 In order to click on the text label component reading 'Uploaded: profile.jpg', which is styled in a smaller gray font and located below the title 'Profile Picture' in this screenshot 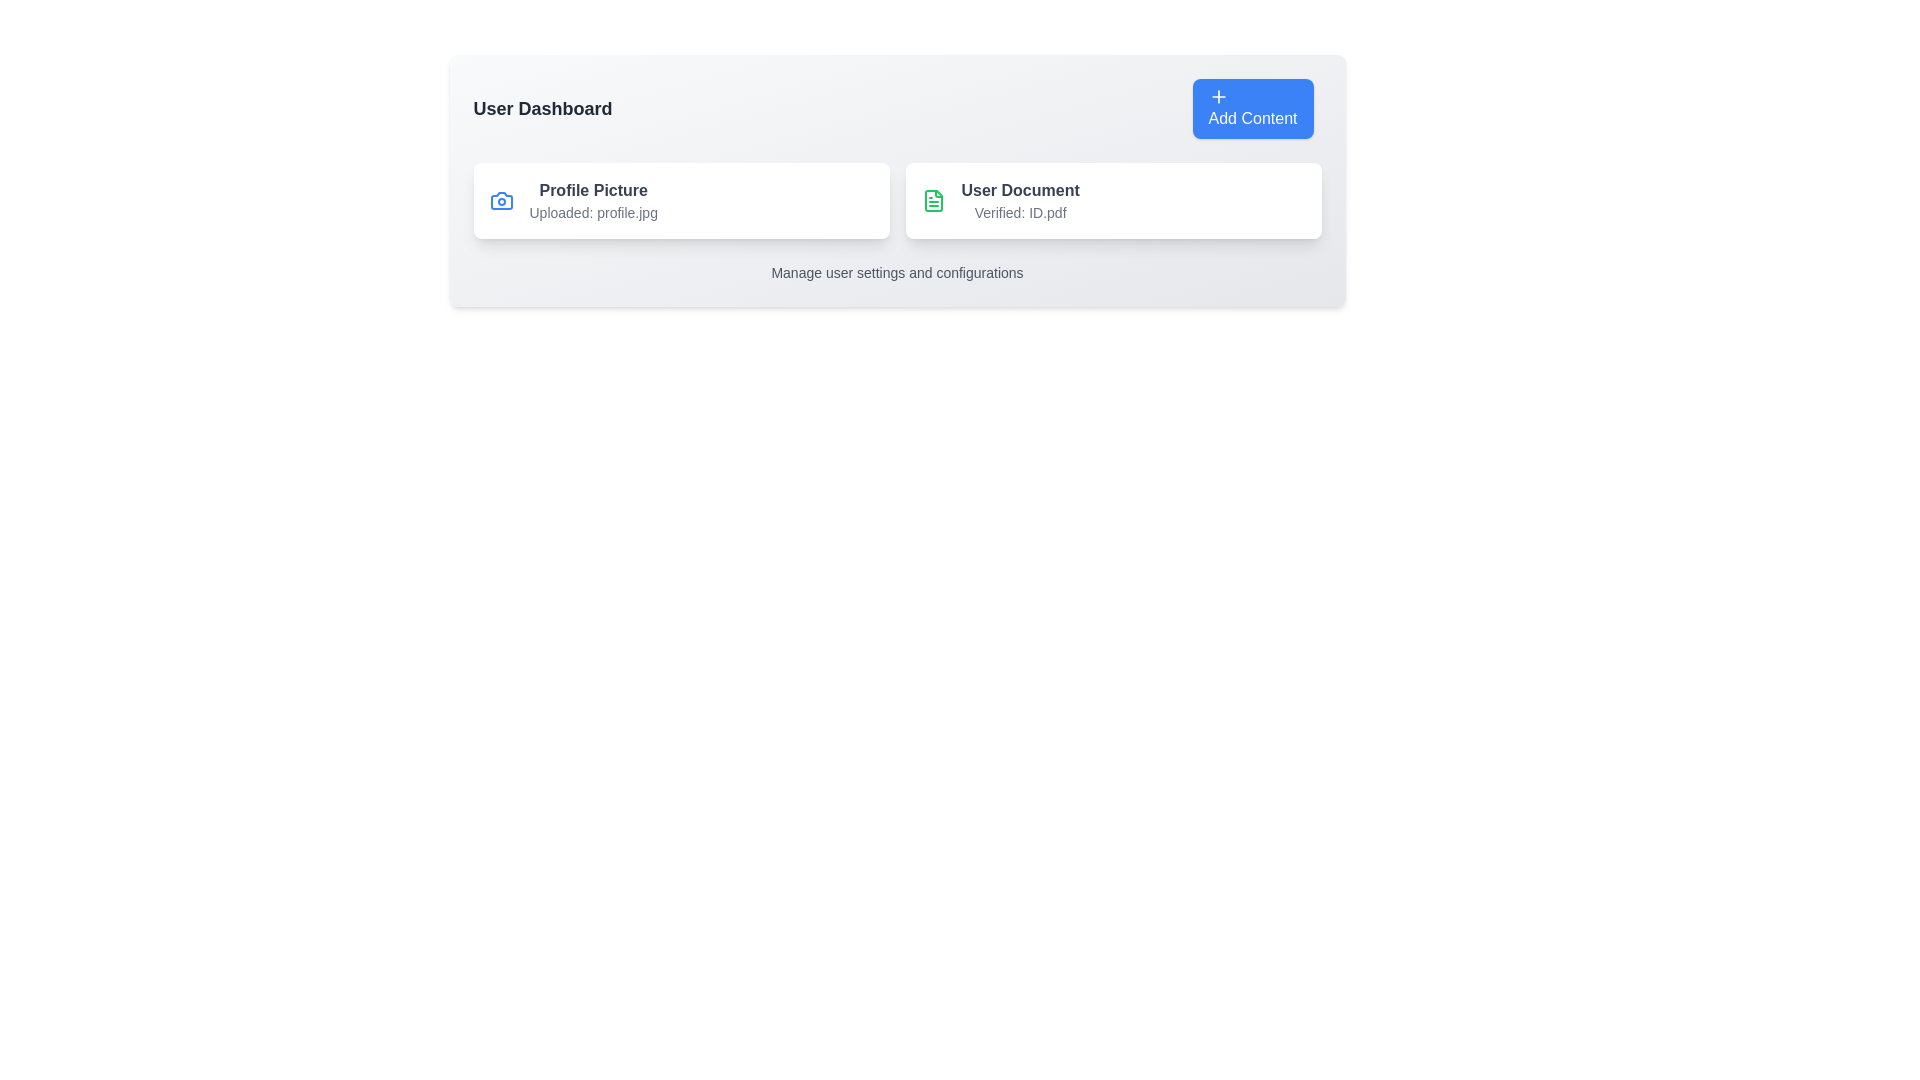, I will do `click(592, 212)`.